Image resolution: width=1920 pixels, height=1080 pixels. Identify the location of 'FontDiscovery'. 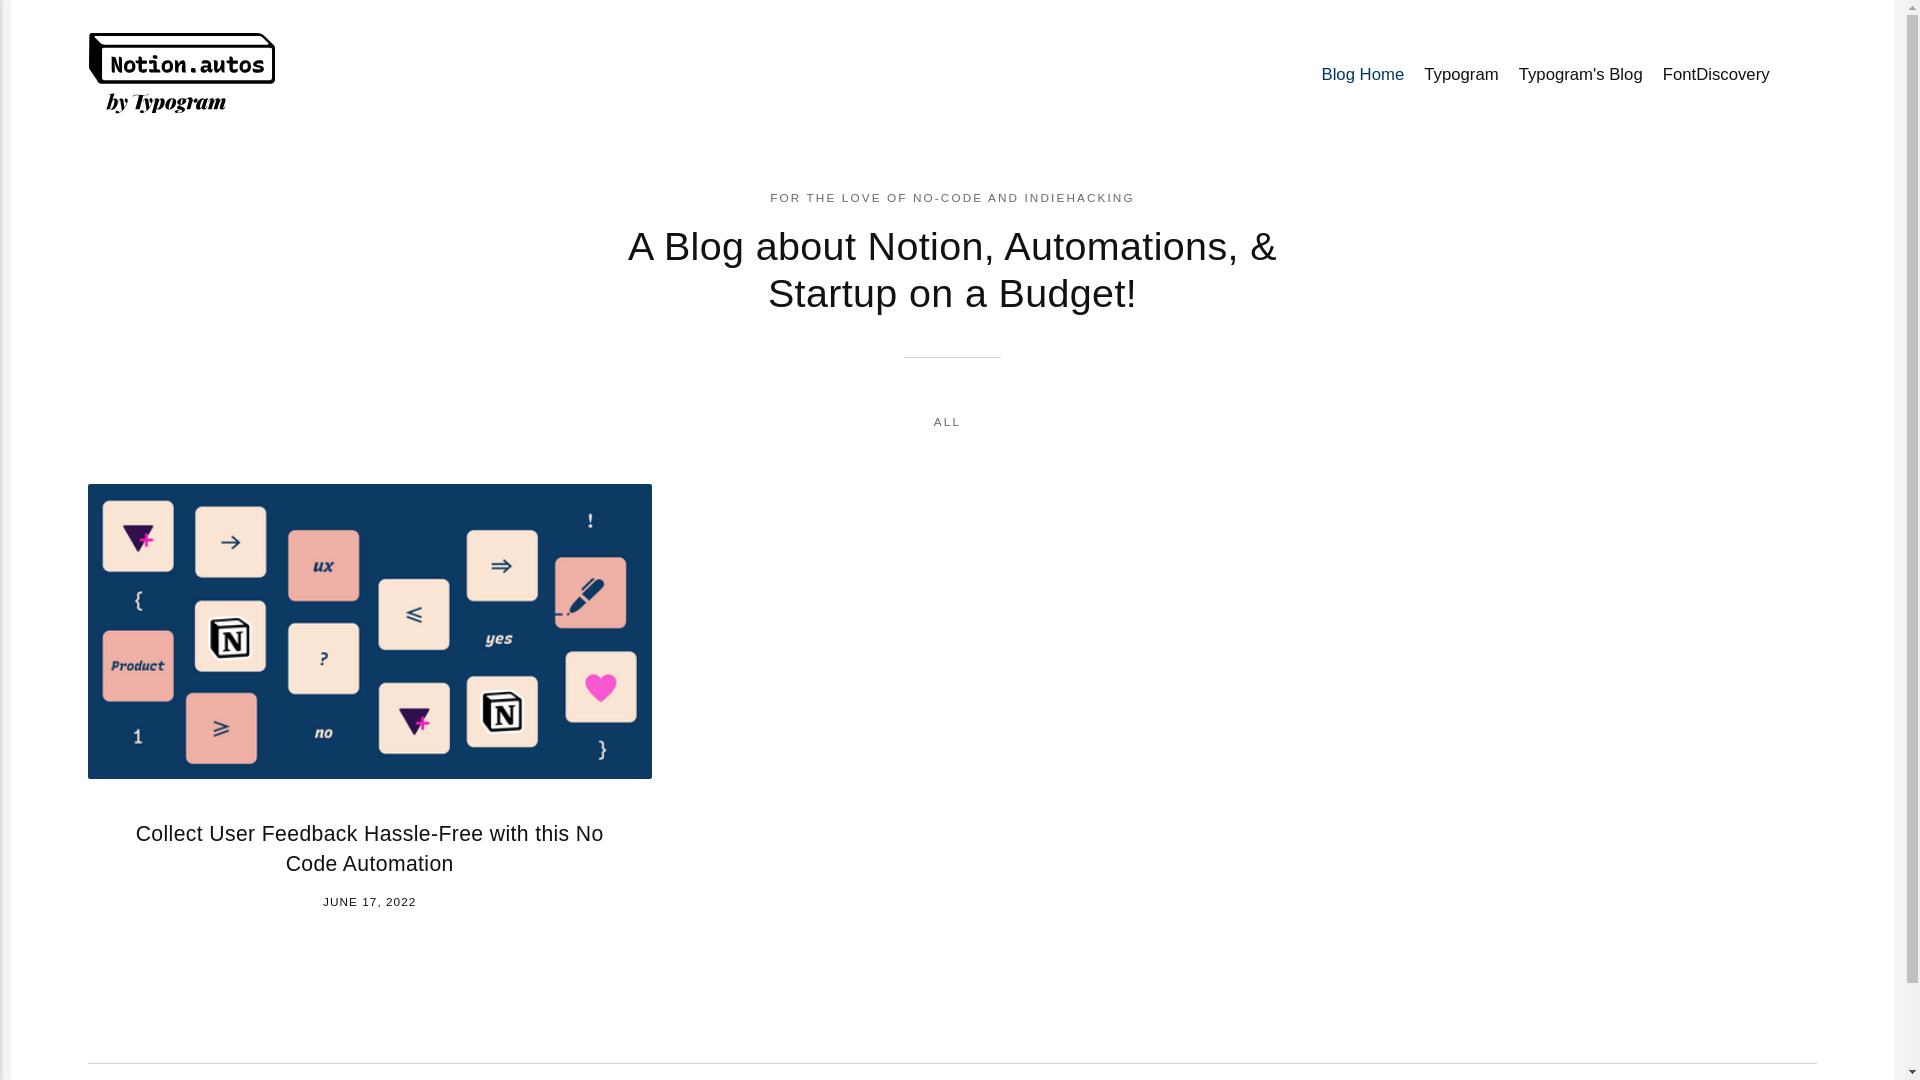
(1715, 74).